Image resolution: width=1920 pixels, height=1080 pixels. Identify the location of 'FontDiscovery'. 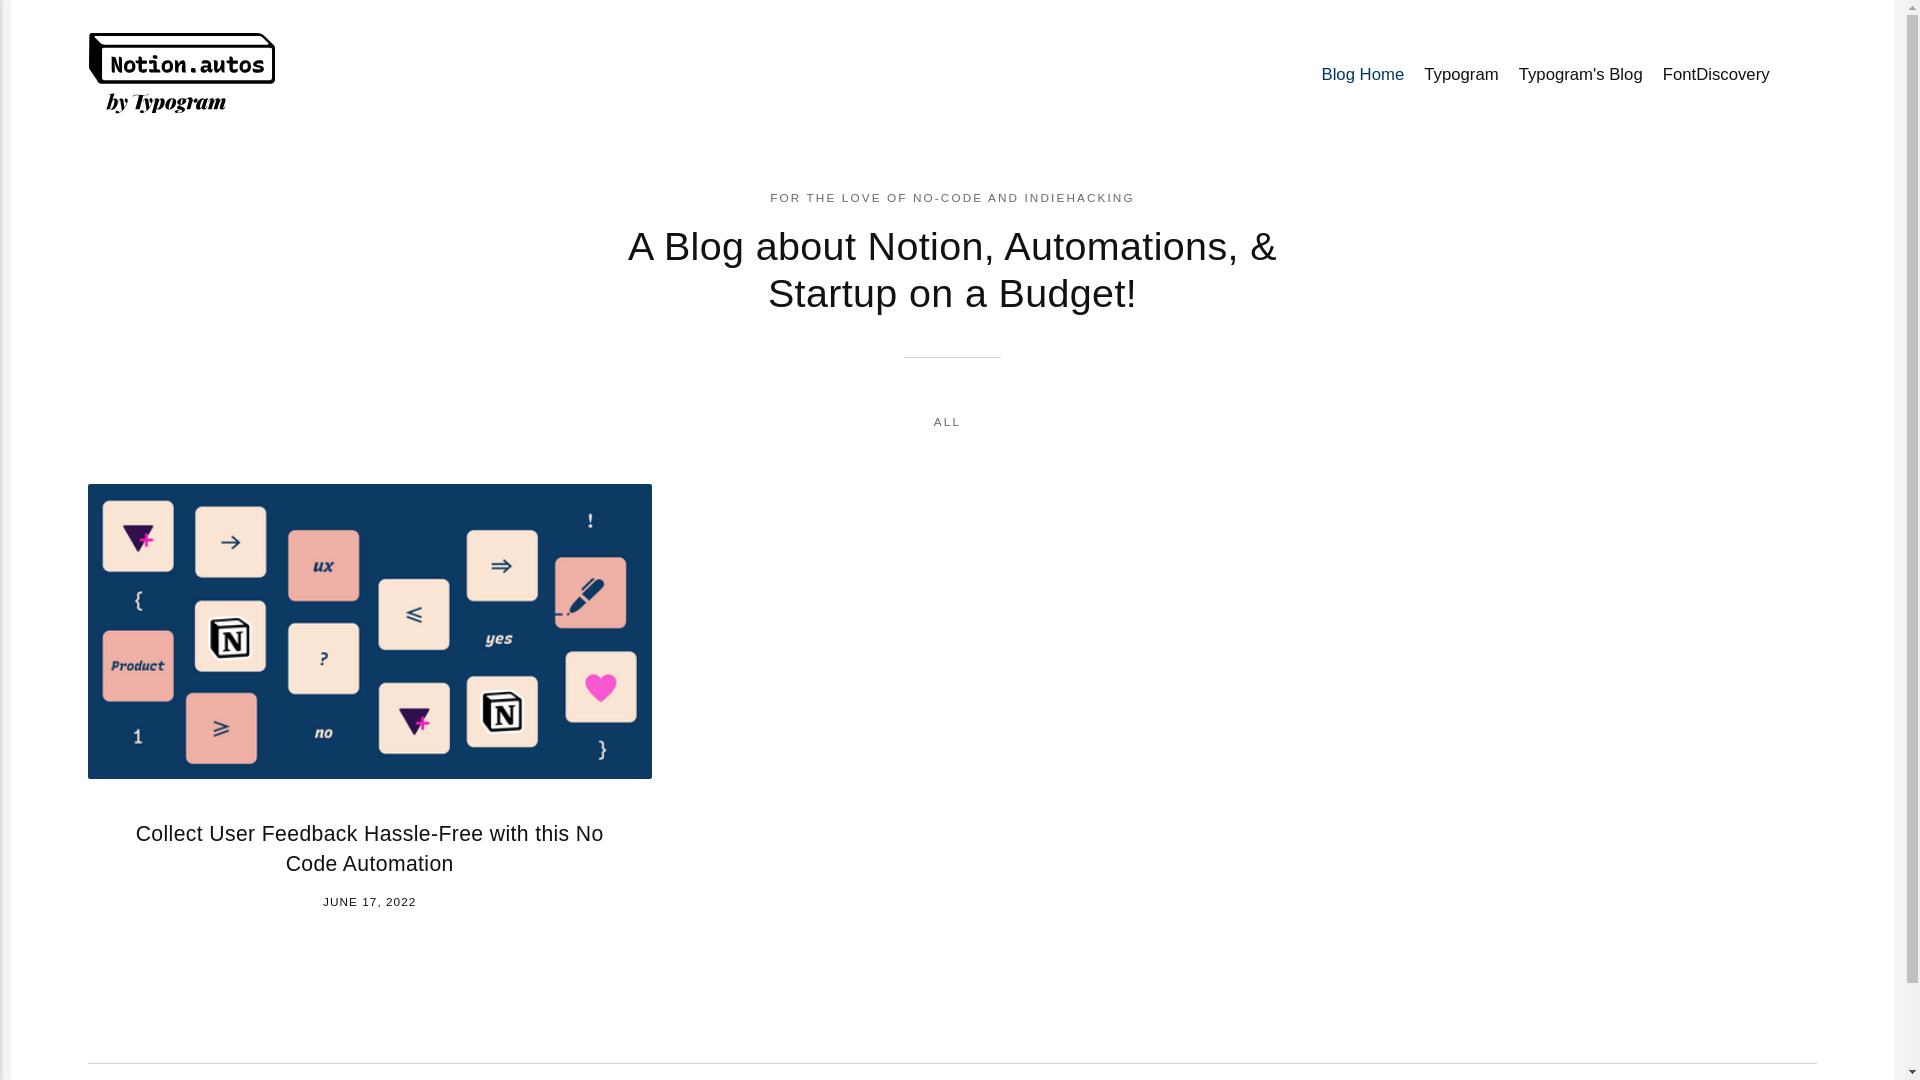
(1715, 74).